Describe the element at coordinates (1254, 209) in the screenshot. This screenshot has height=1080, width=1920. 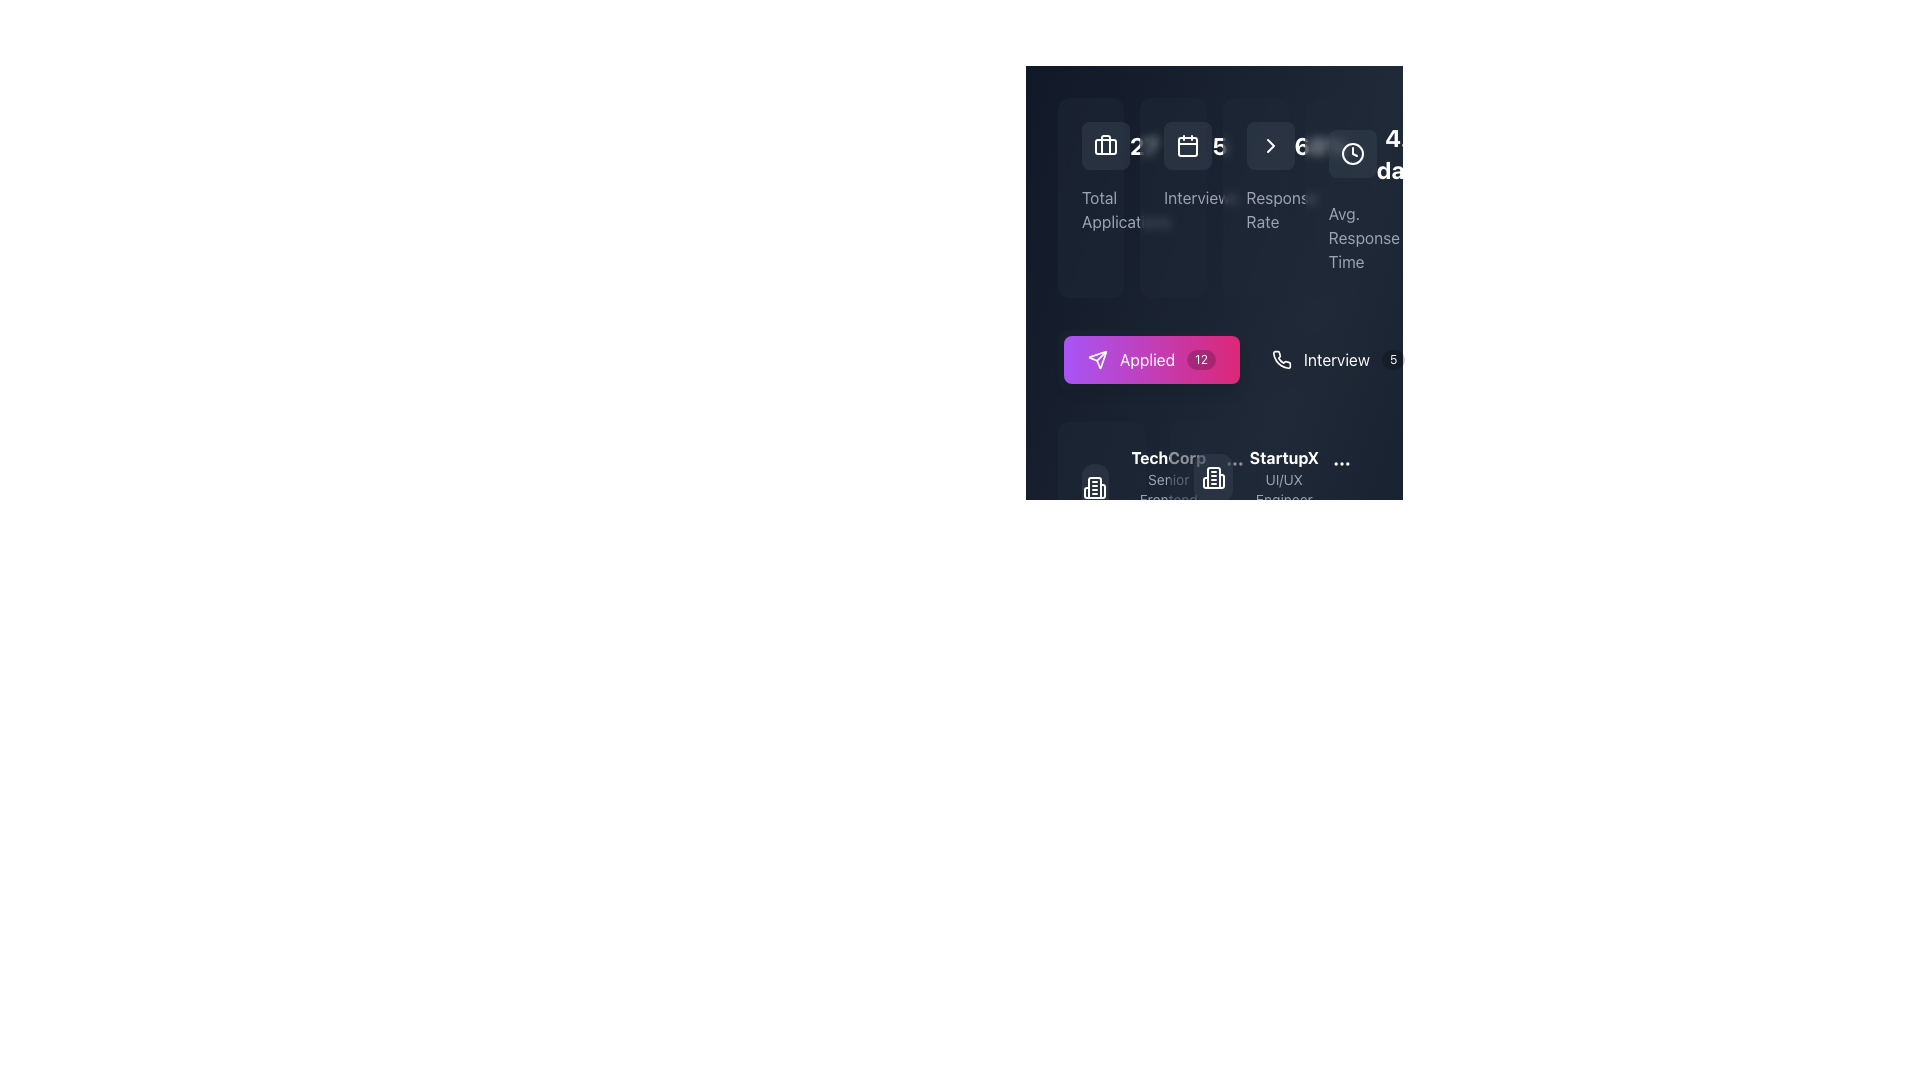
I see `the 'Response Rate' text label, which is displayed in a gray-colored font against a dark background, positioned beneath a bold percentage value ('68%')` at that location.